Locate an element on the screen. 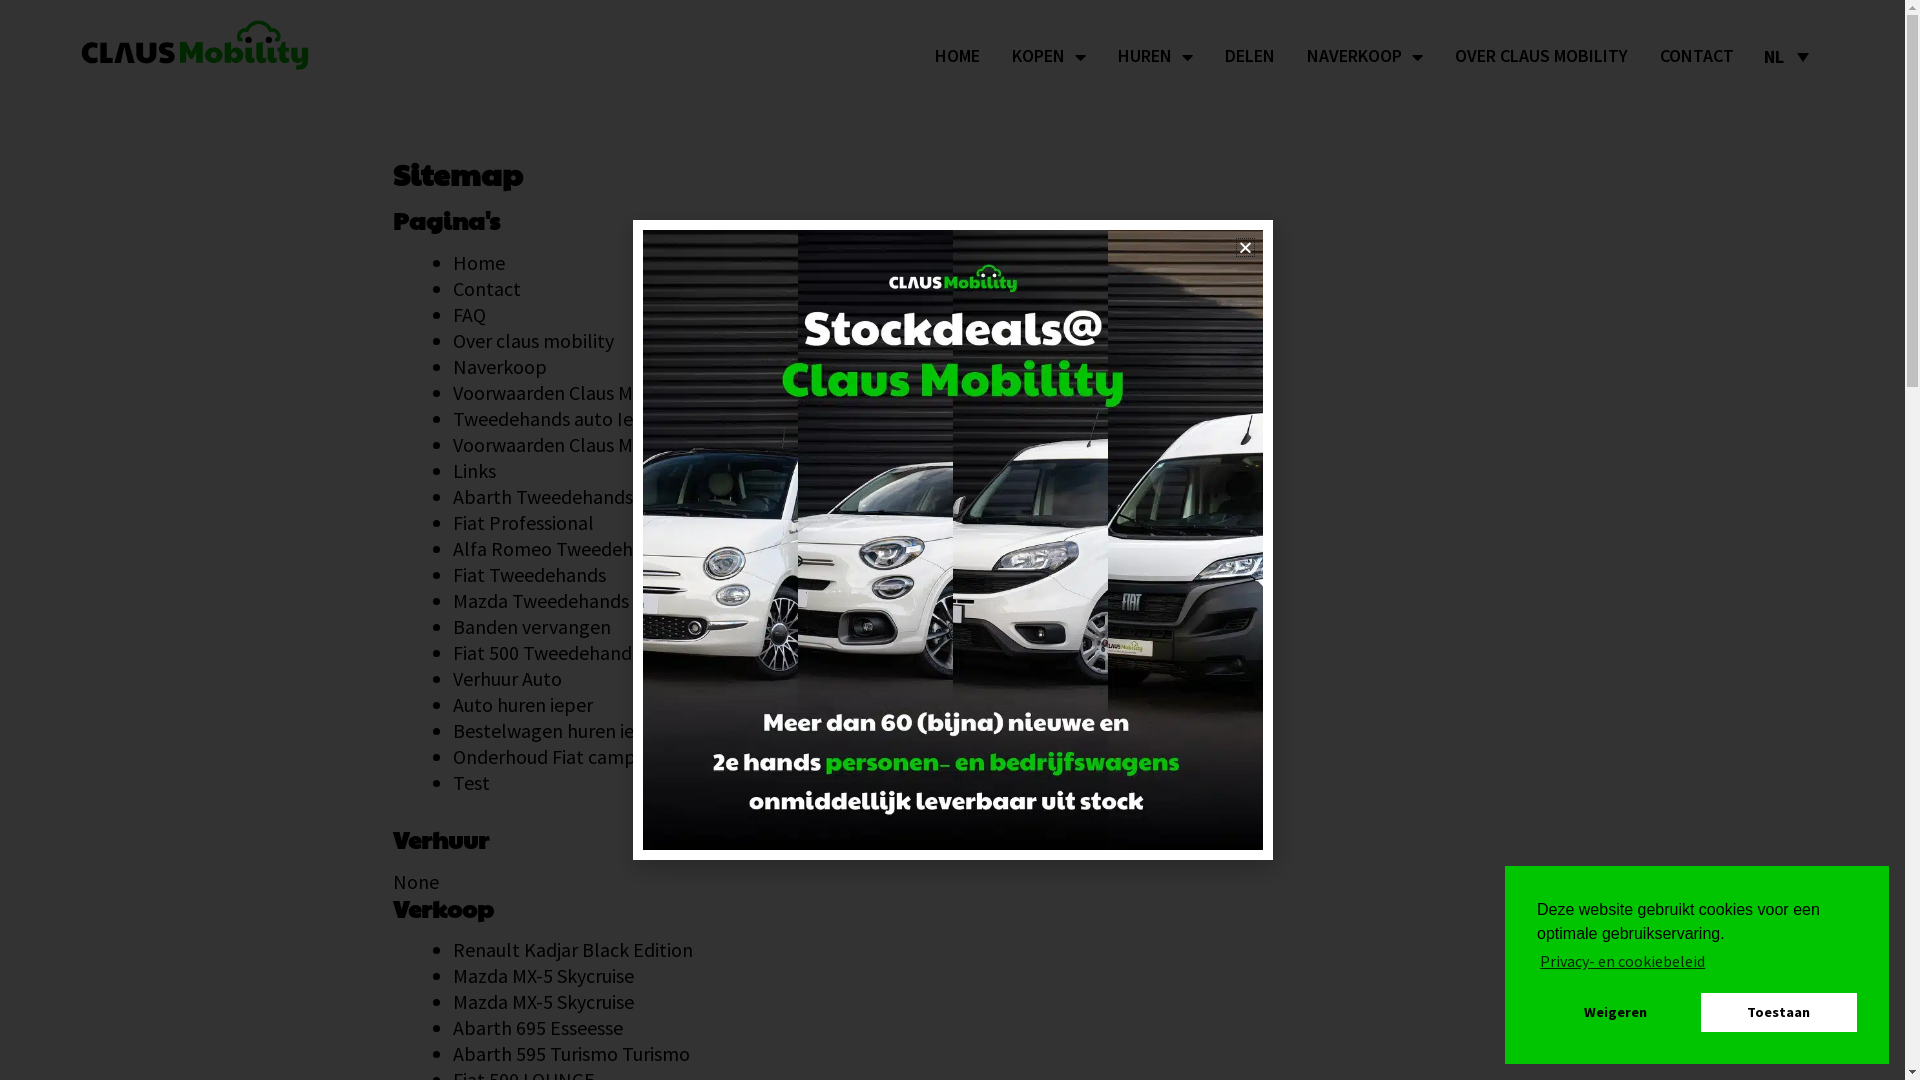 This screenshot has width=1920, height=1080. 'Links' is located at coordinates (472, 470).